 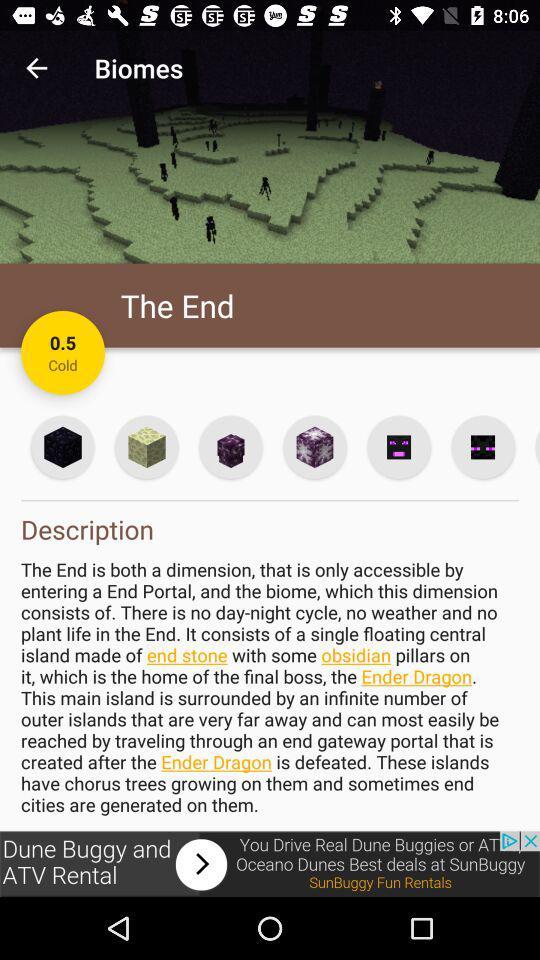 What do you see at coordinates (145, 447) in the screenshot?
I see `cube information` at bounding box center [145, 447].